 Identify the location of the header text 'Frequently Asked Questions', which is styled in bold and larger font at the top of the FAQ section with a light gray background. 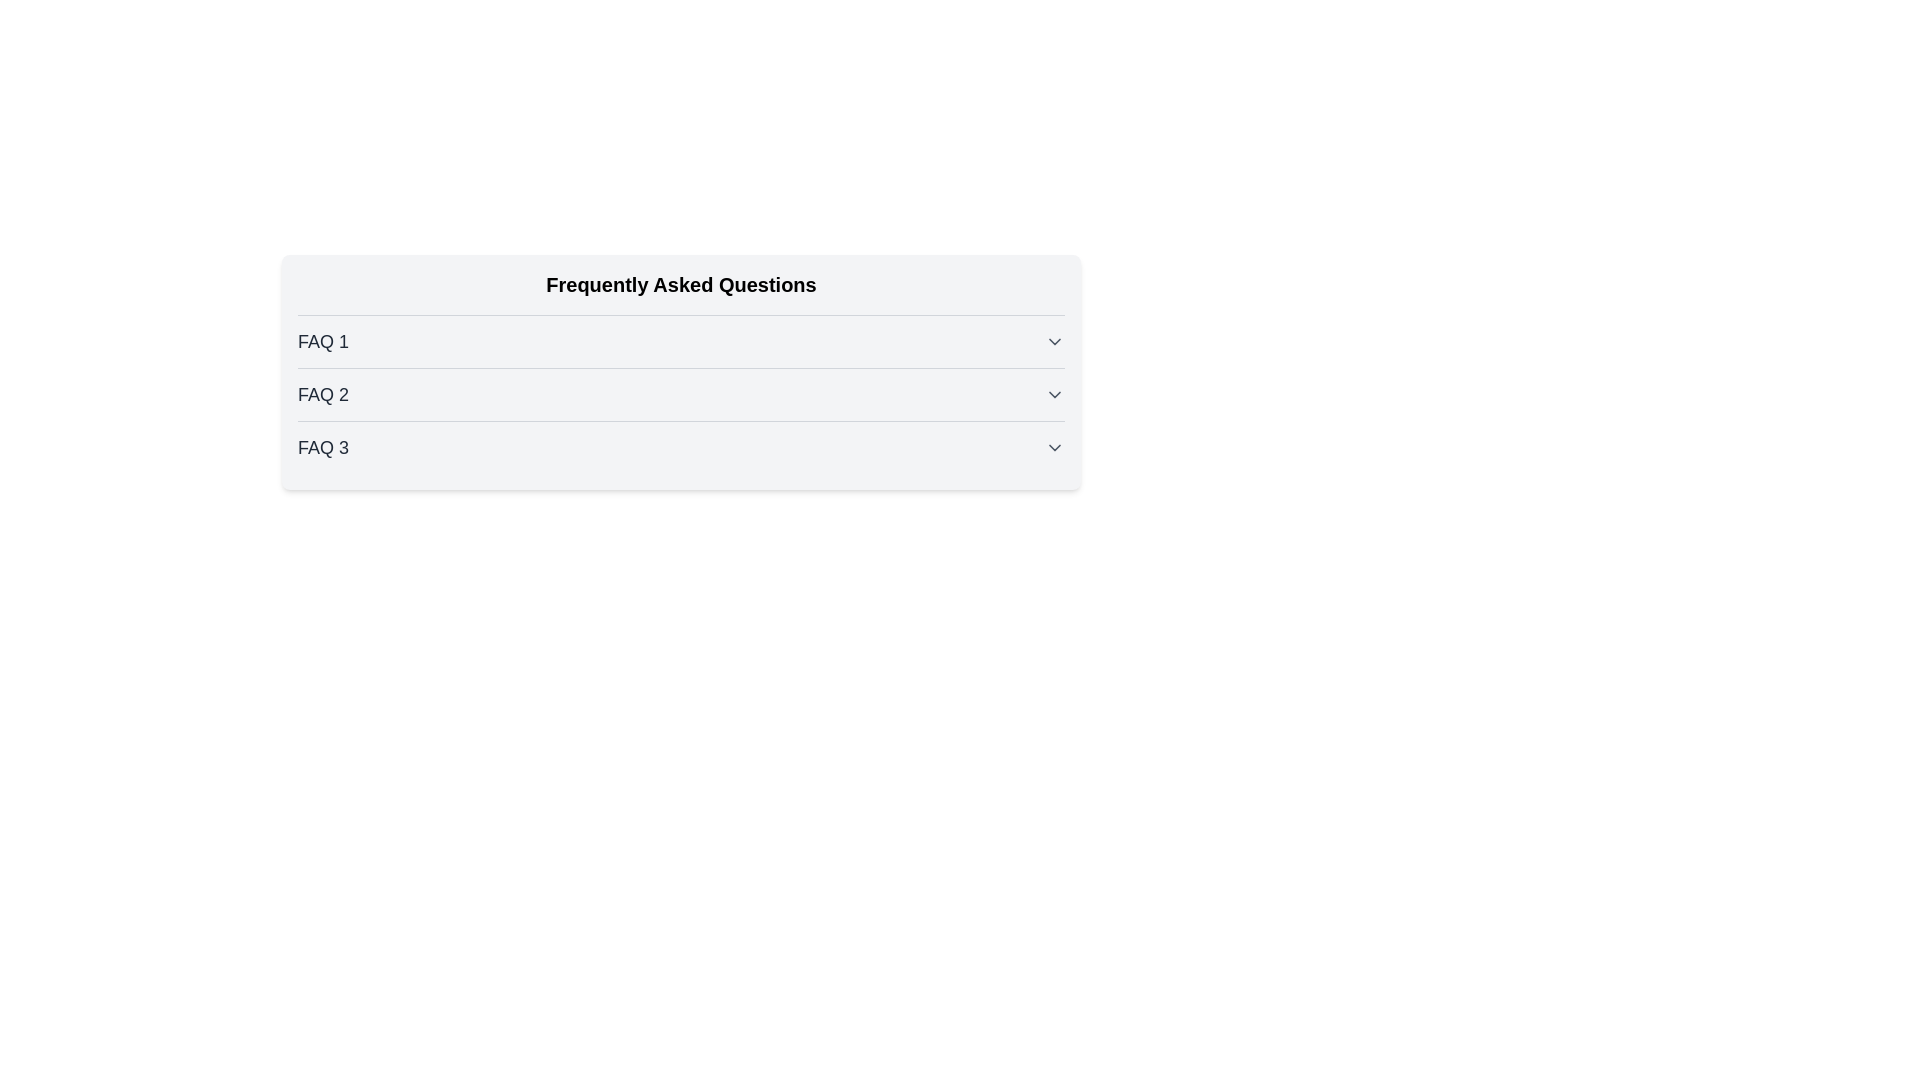
(681, 285).